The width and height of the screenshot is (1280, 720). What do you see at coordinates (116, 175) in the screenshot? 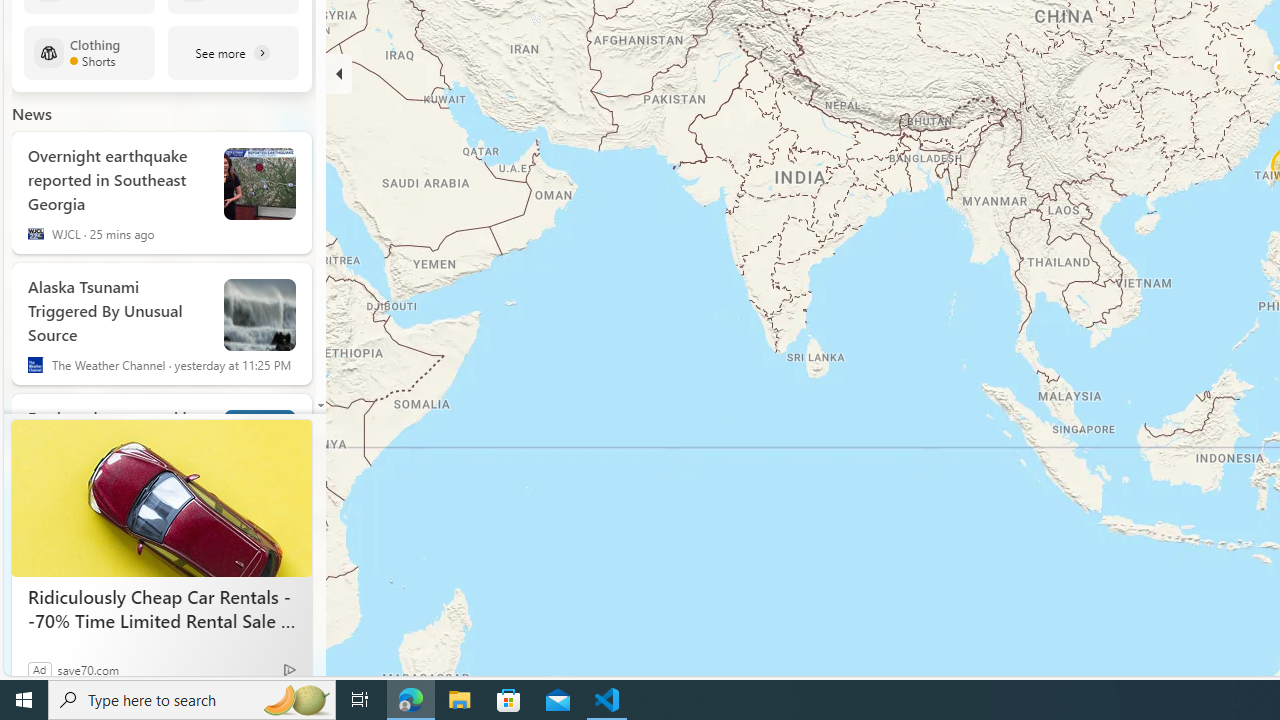
I see `'Overnight earthquake reported in Southeast Georgia'` at bounding box center [116, 175].